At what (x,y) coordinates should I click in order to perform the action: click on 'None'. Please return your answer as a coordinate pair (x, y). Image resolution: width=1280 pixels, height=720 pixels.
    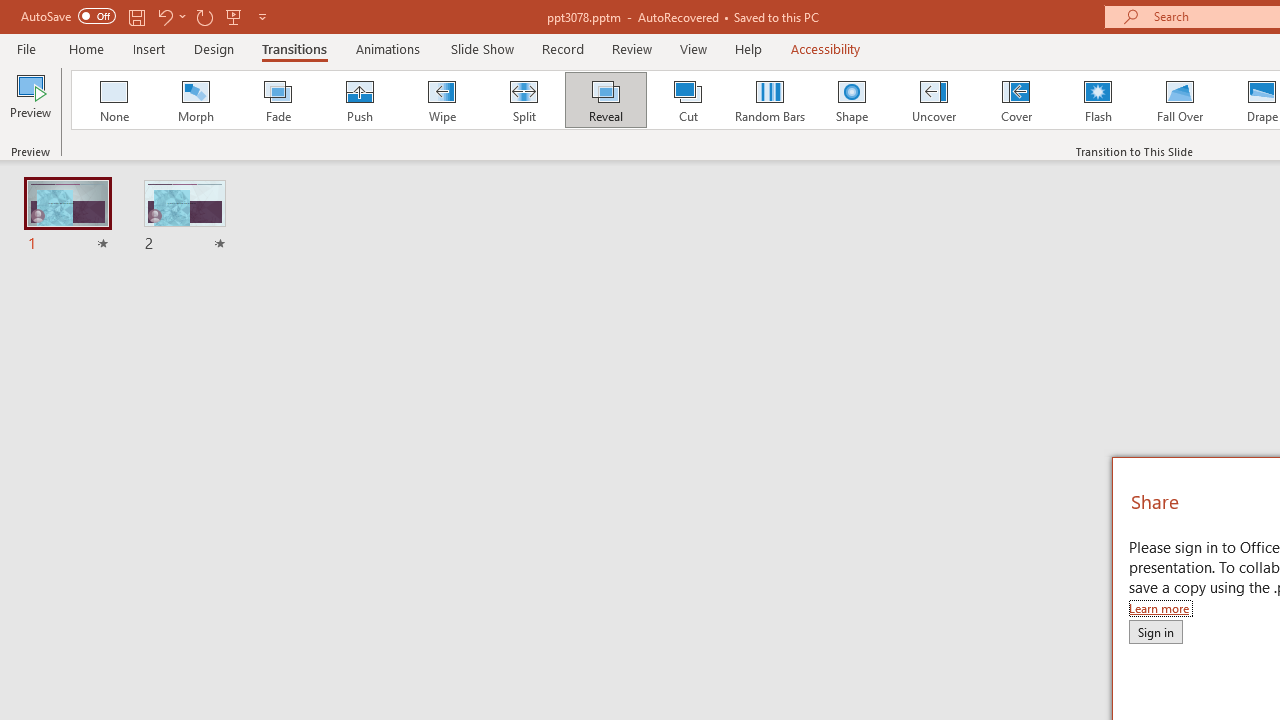
    Looking at the image, I should click on (112, 100).